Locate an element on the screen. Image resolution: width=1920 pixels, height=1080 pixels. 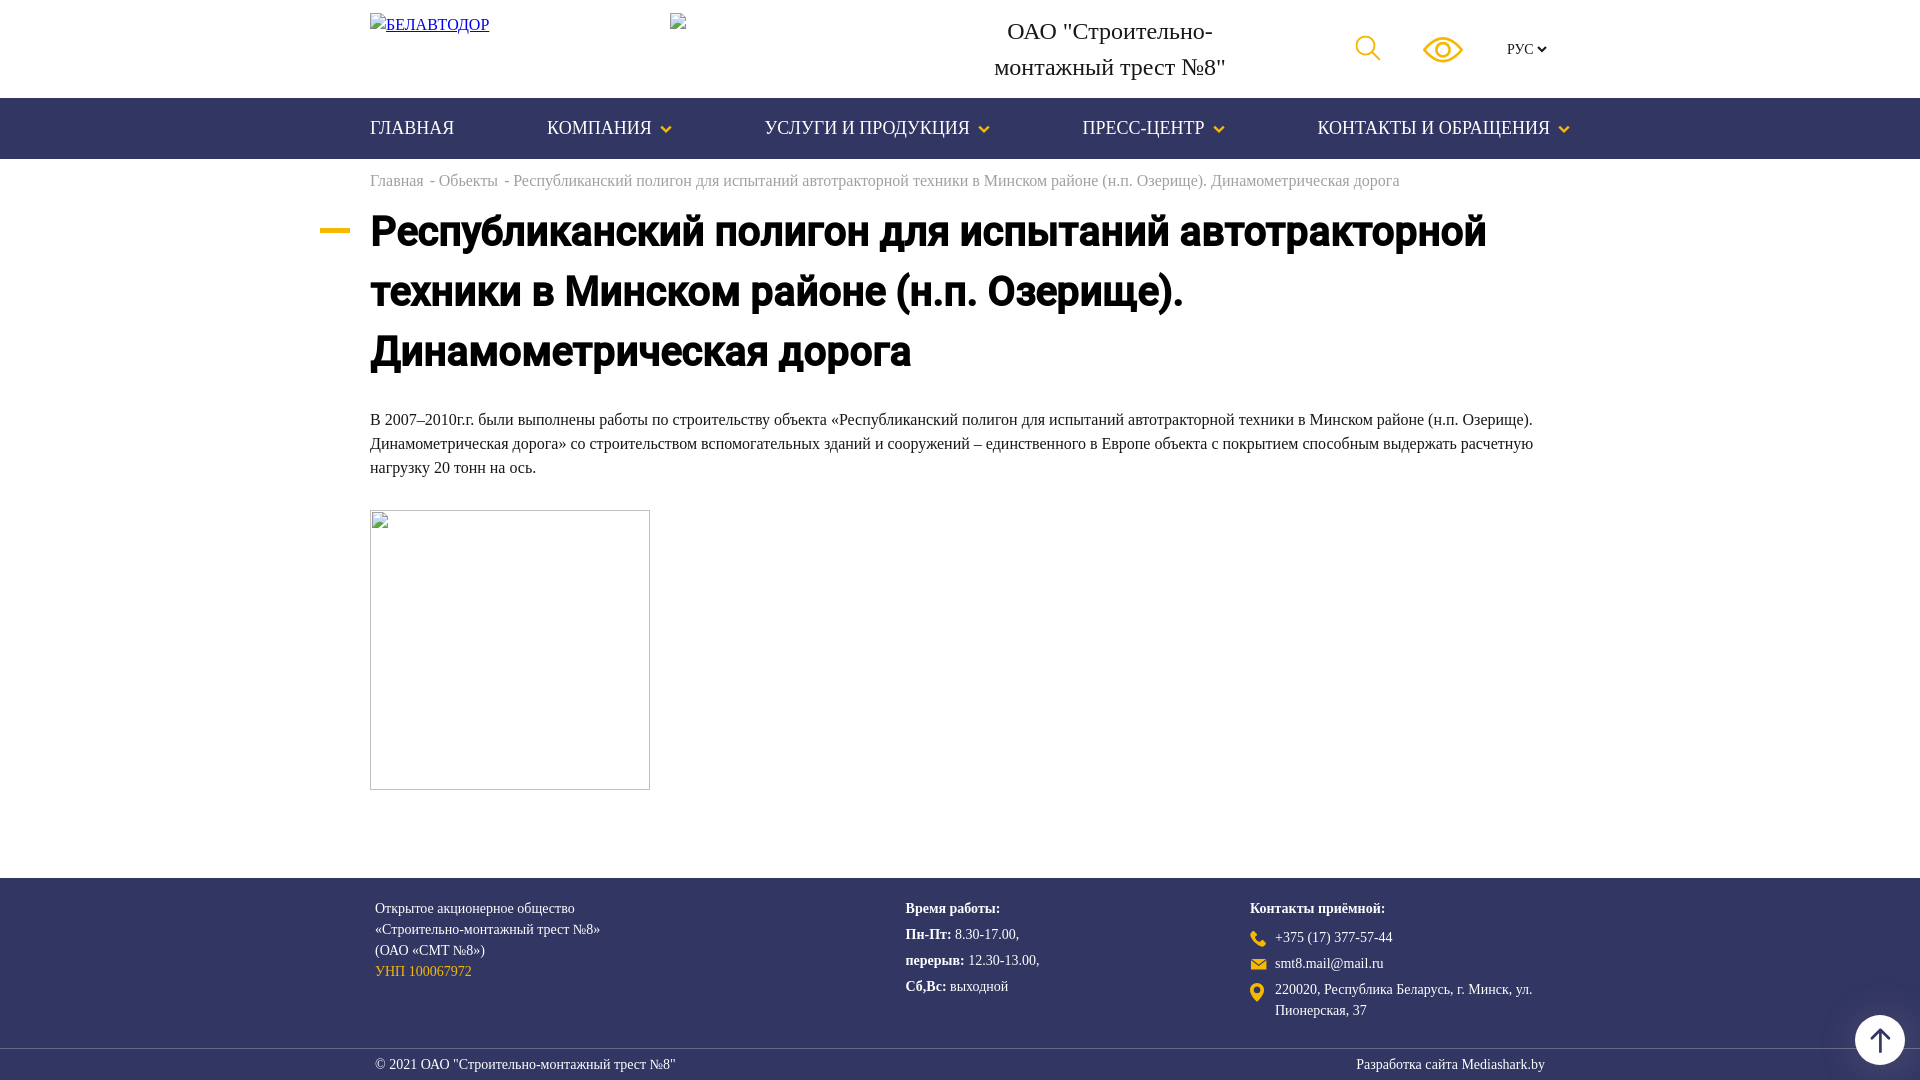
'smt8.mail@mail.ru' is located at coordinates (1274, 963).